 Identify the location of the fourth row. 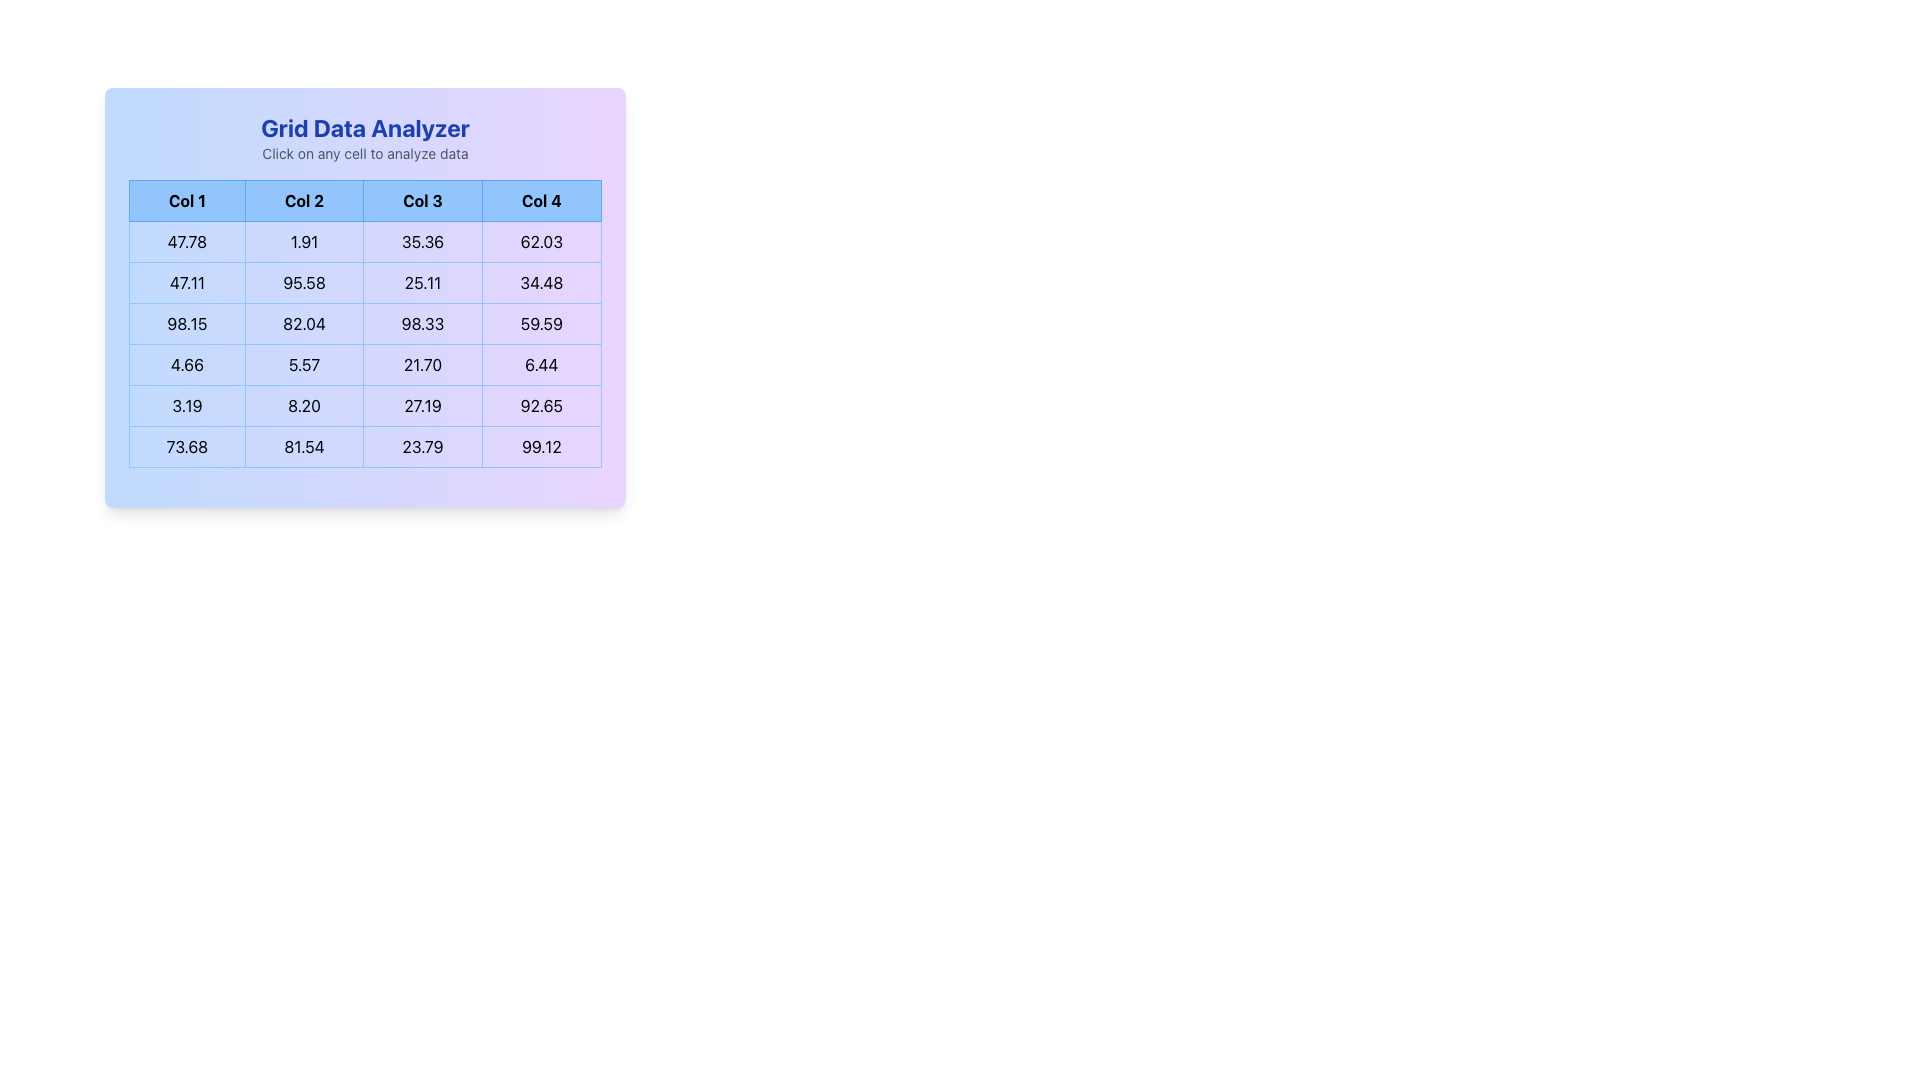
(365, 365).